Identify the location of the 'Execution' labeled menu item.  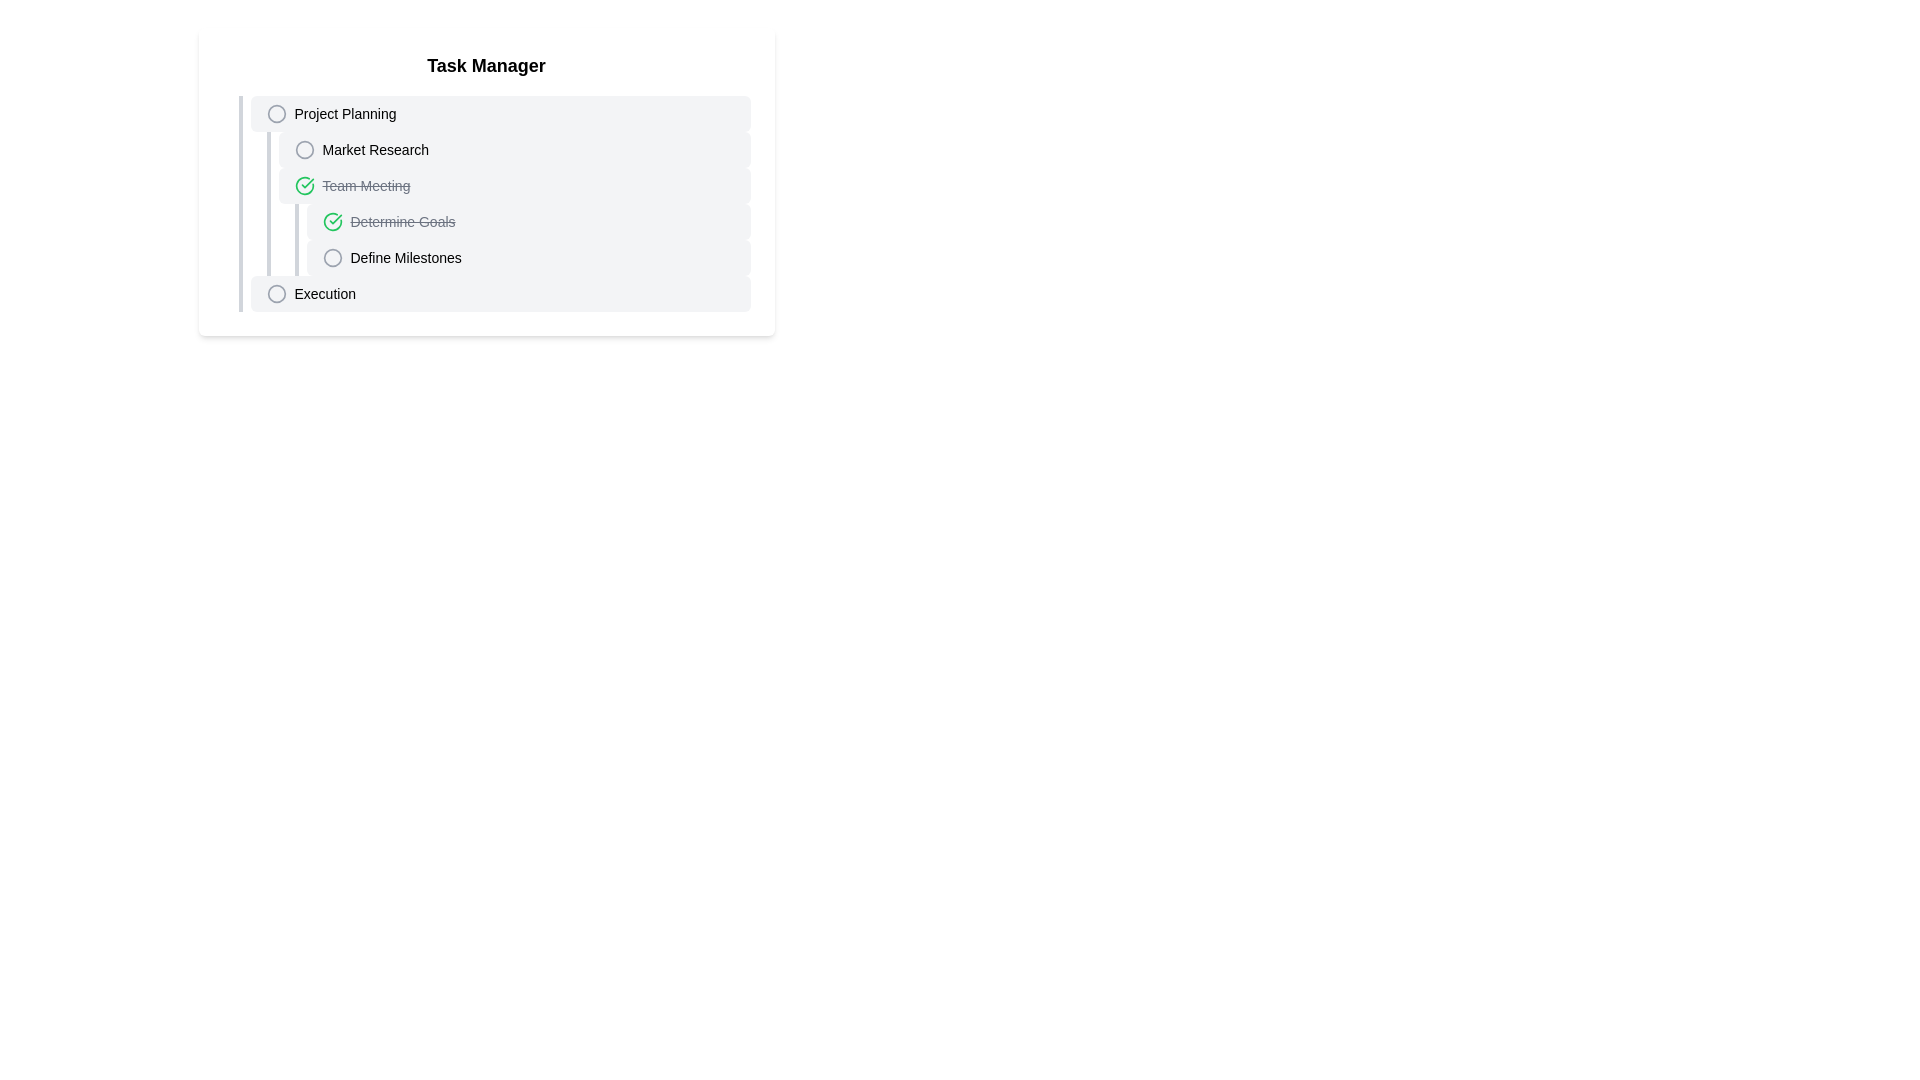
(325, 293).